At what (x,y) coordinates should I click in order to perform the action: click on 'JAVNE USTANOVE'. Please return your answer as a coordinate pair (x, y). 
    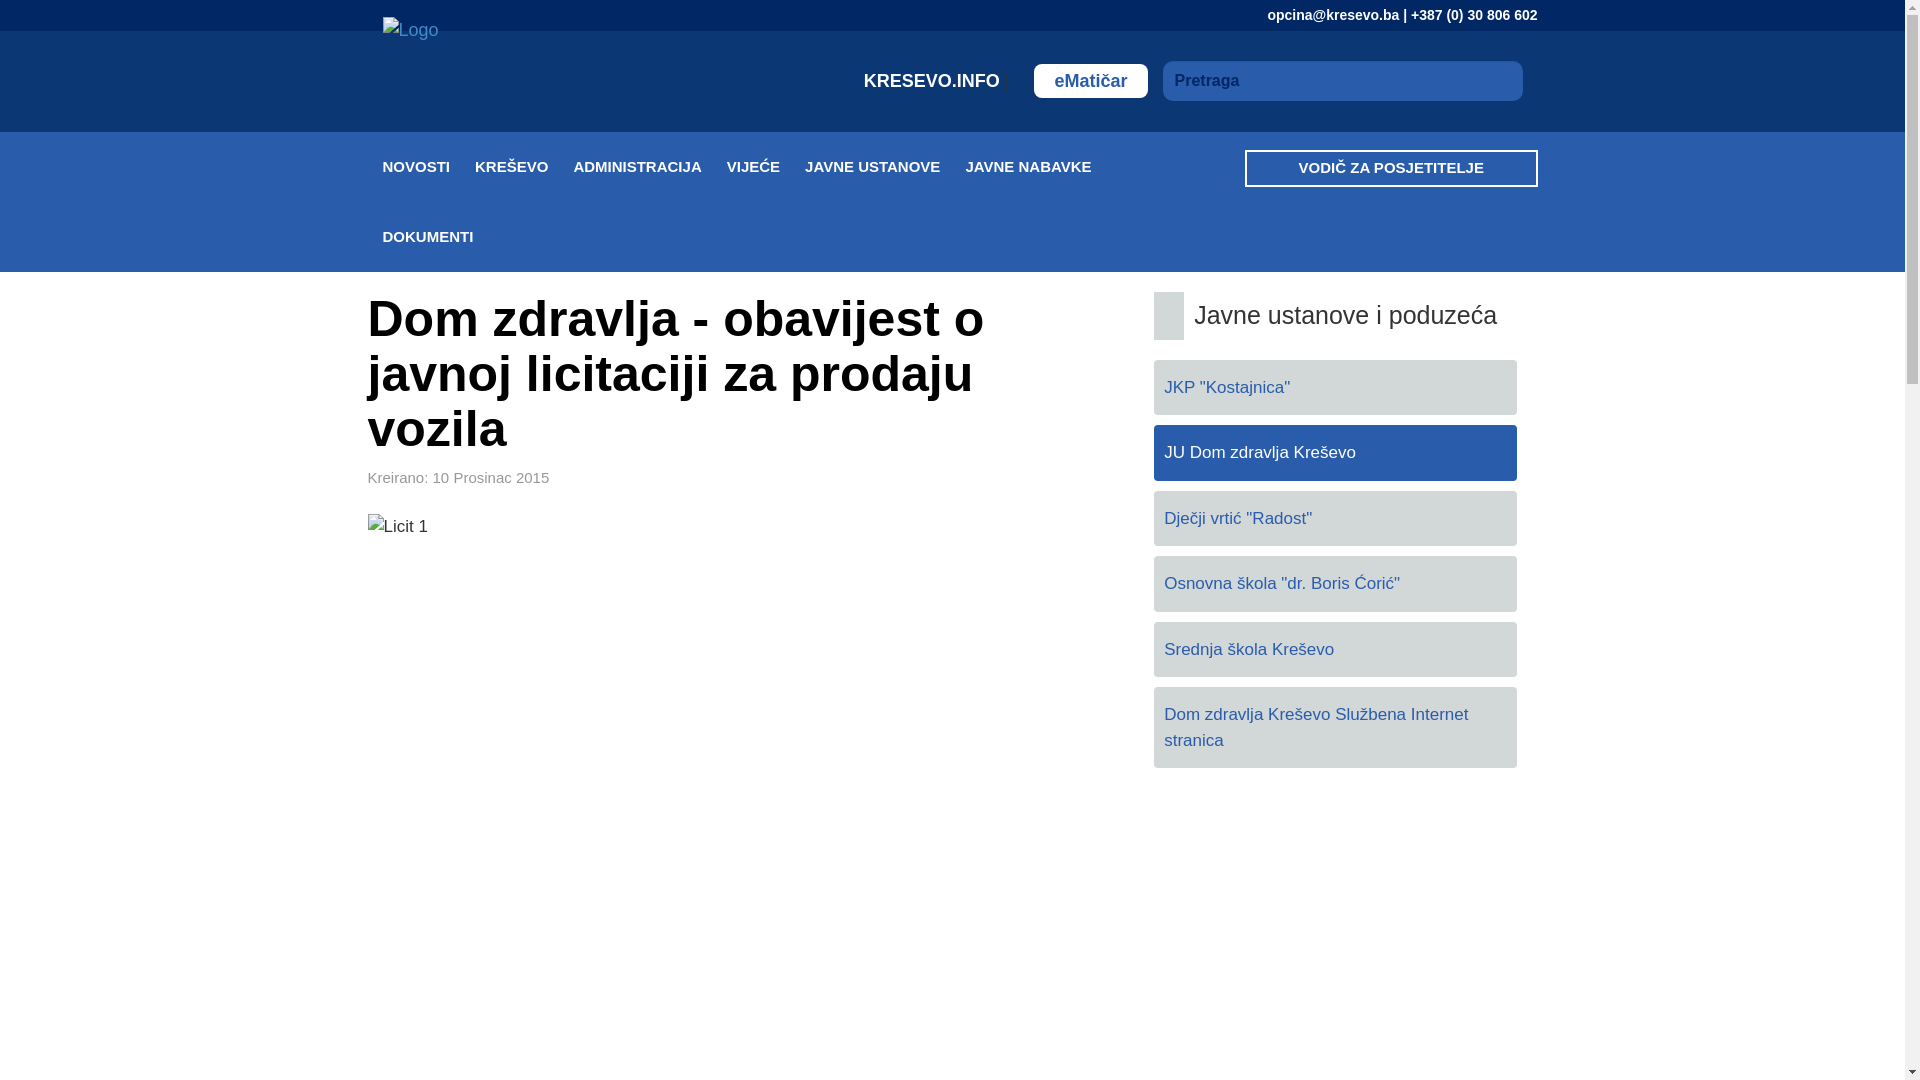
    Looking at the image, I should click on (883, 165).